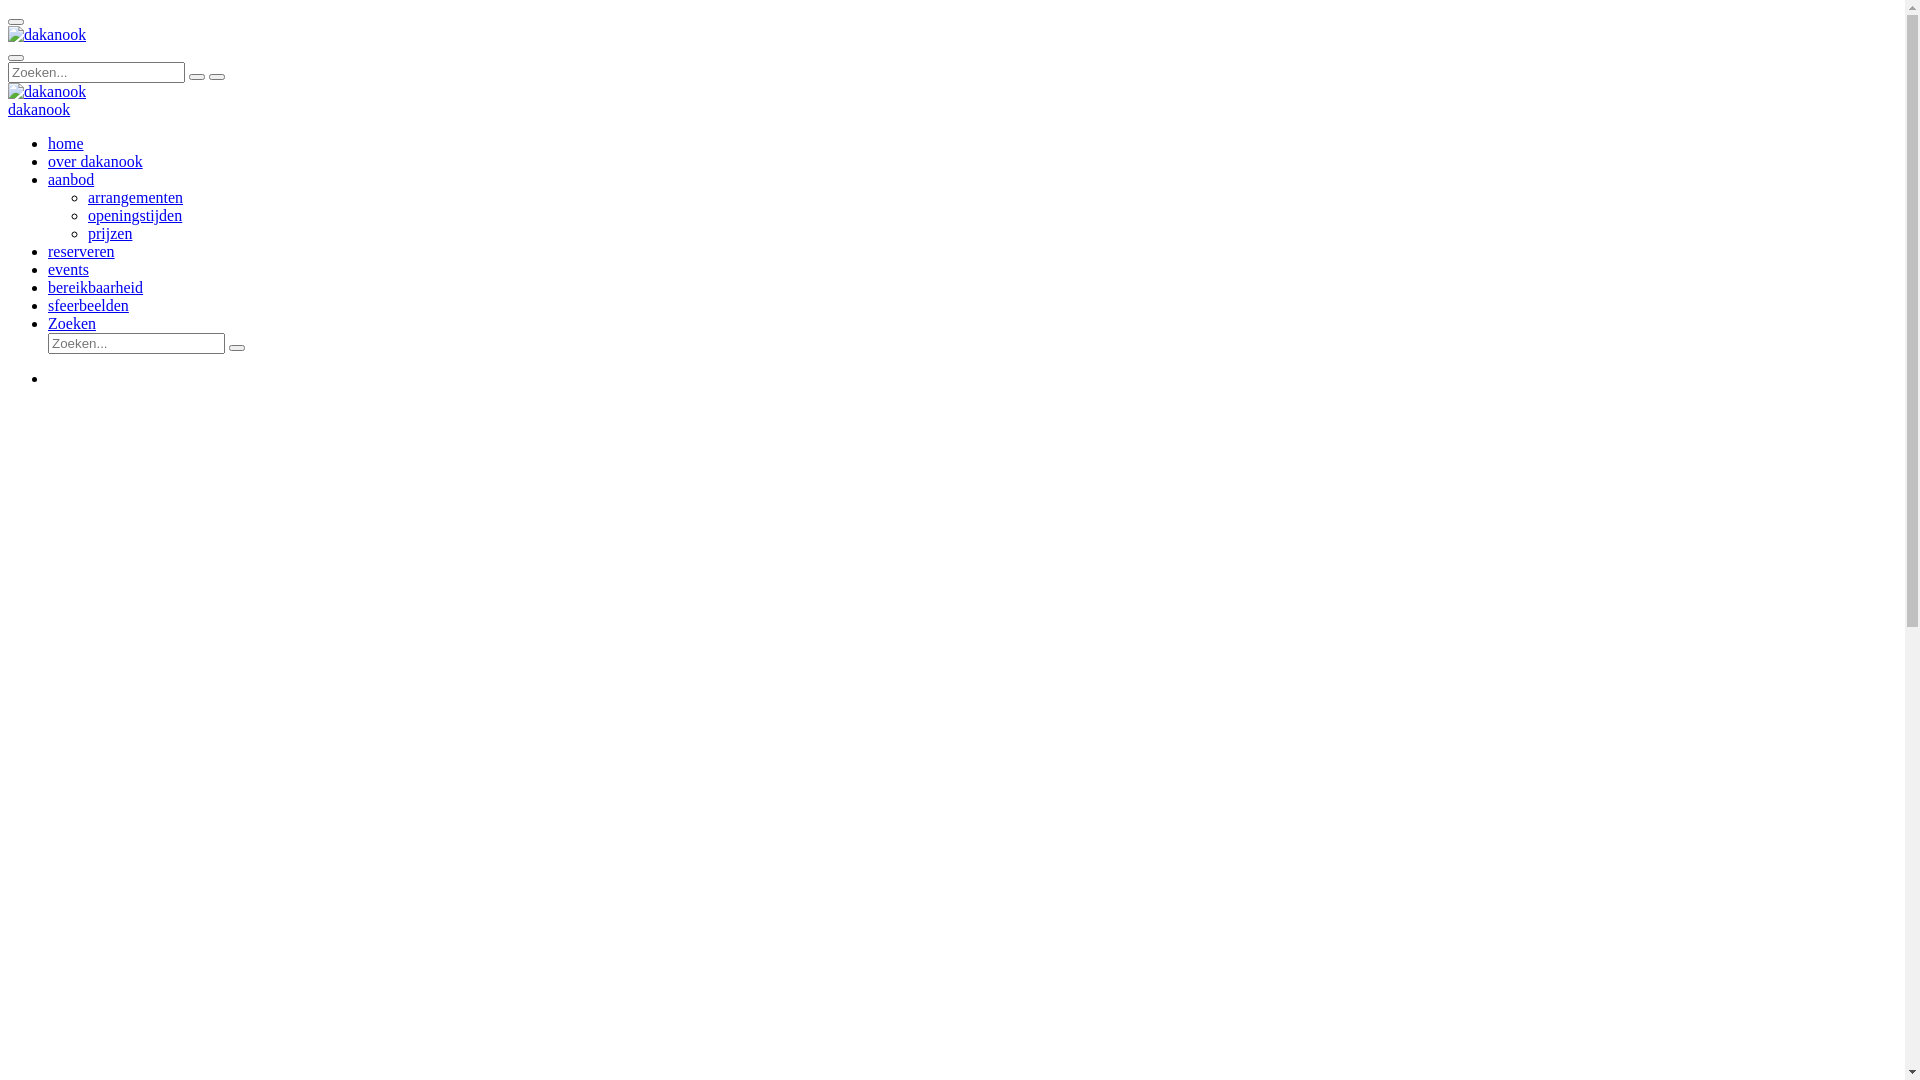 The height and width of the screenshot is (1080, 1920). Describe the element at coordinates (94, 160) in the screenshot. I see `'over dakanook'` at that location.